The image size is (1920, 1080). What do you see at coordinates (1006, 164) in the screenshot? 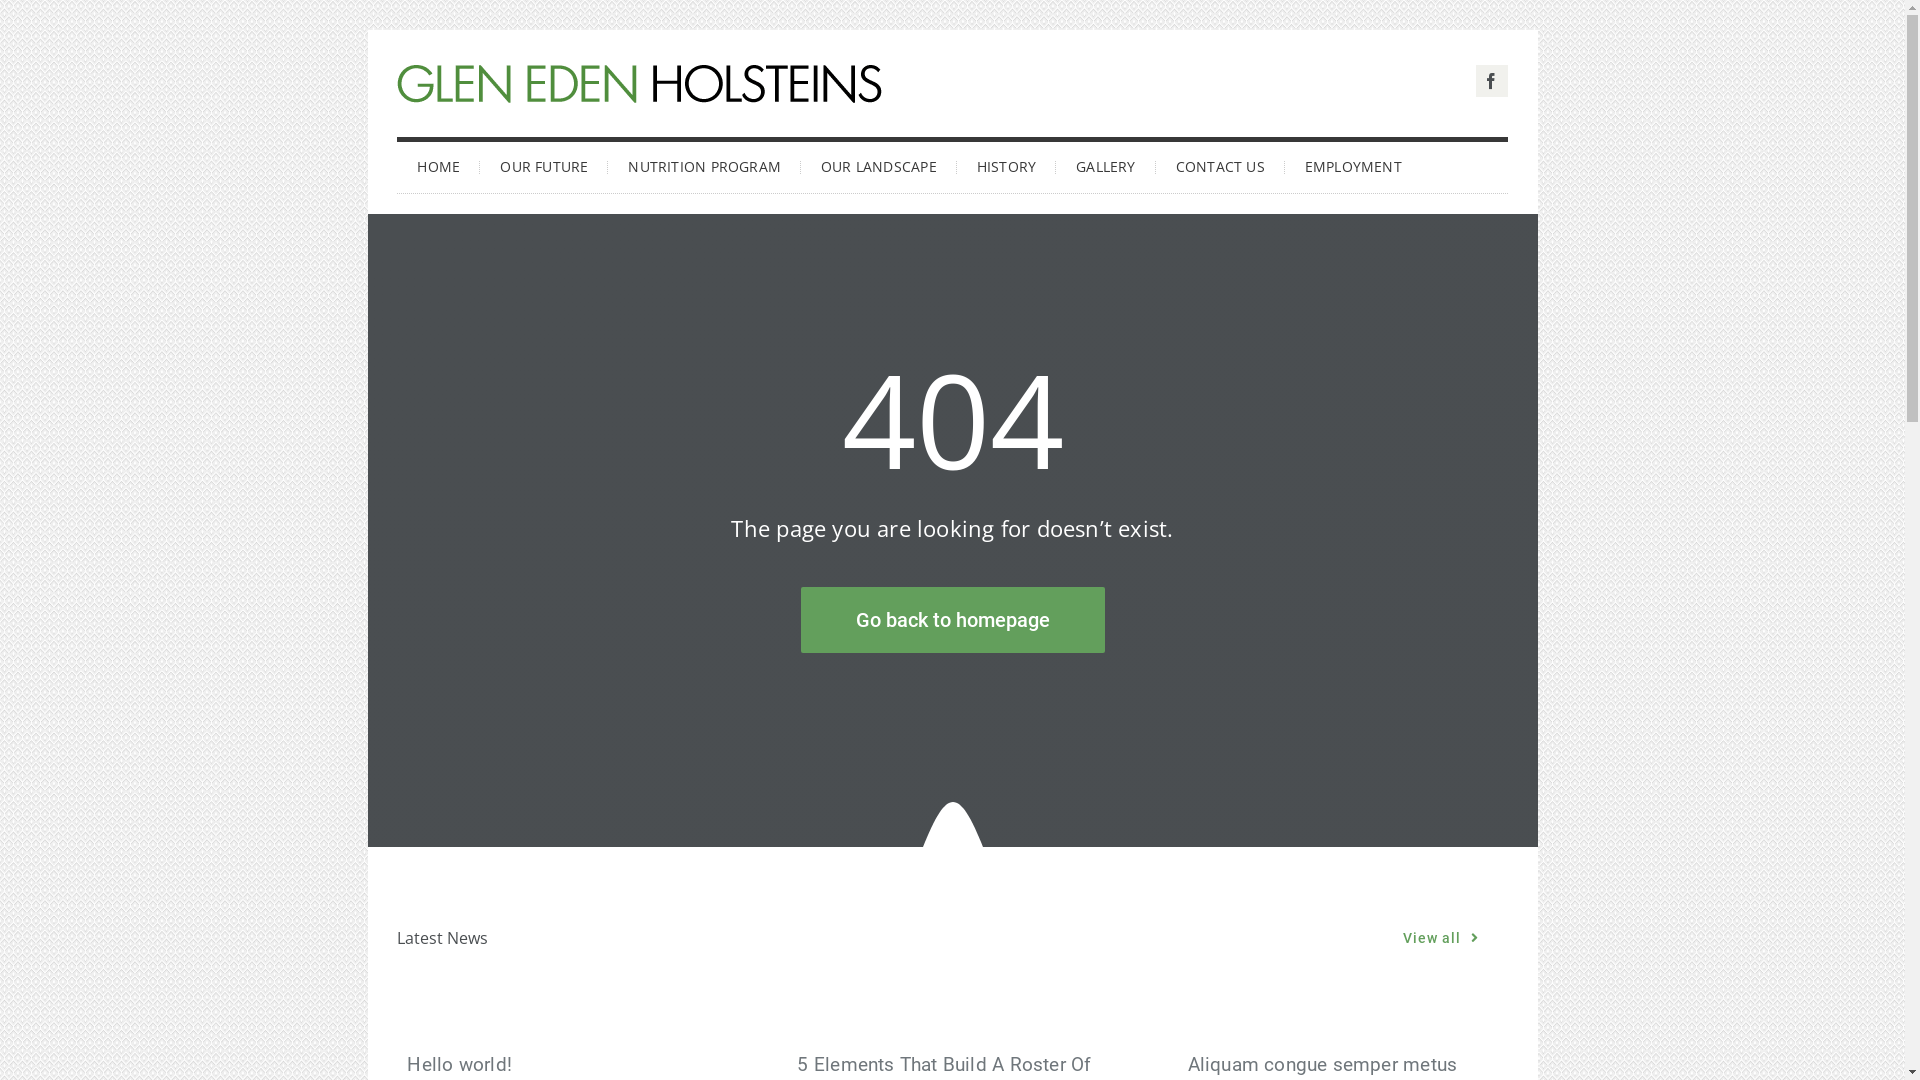
I see `'HISTORY'` at bounding box center [1006, 164].